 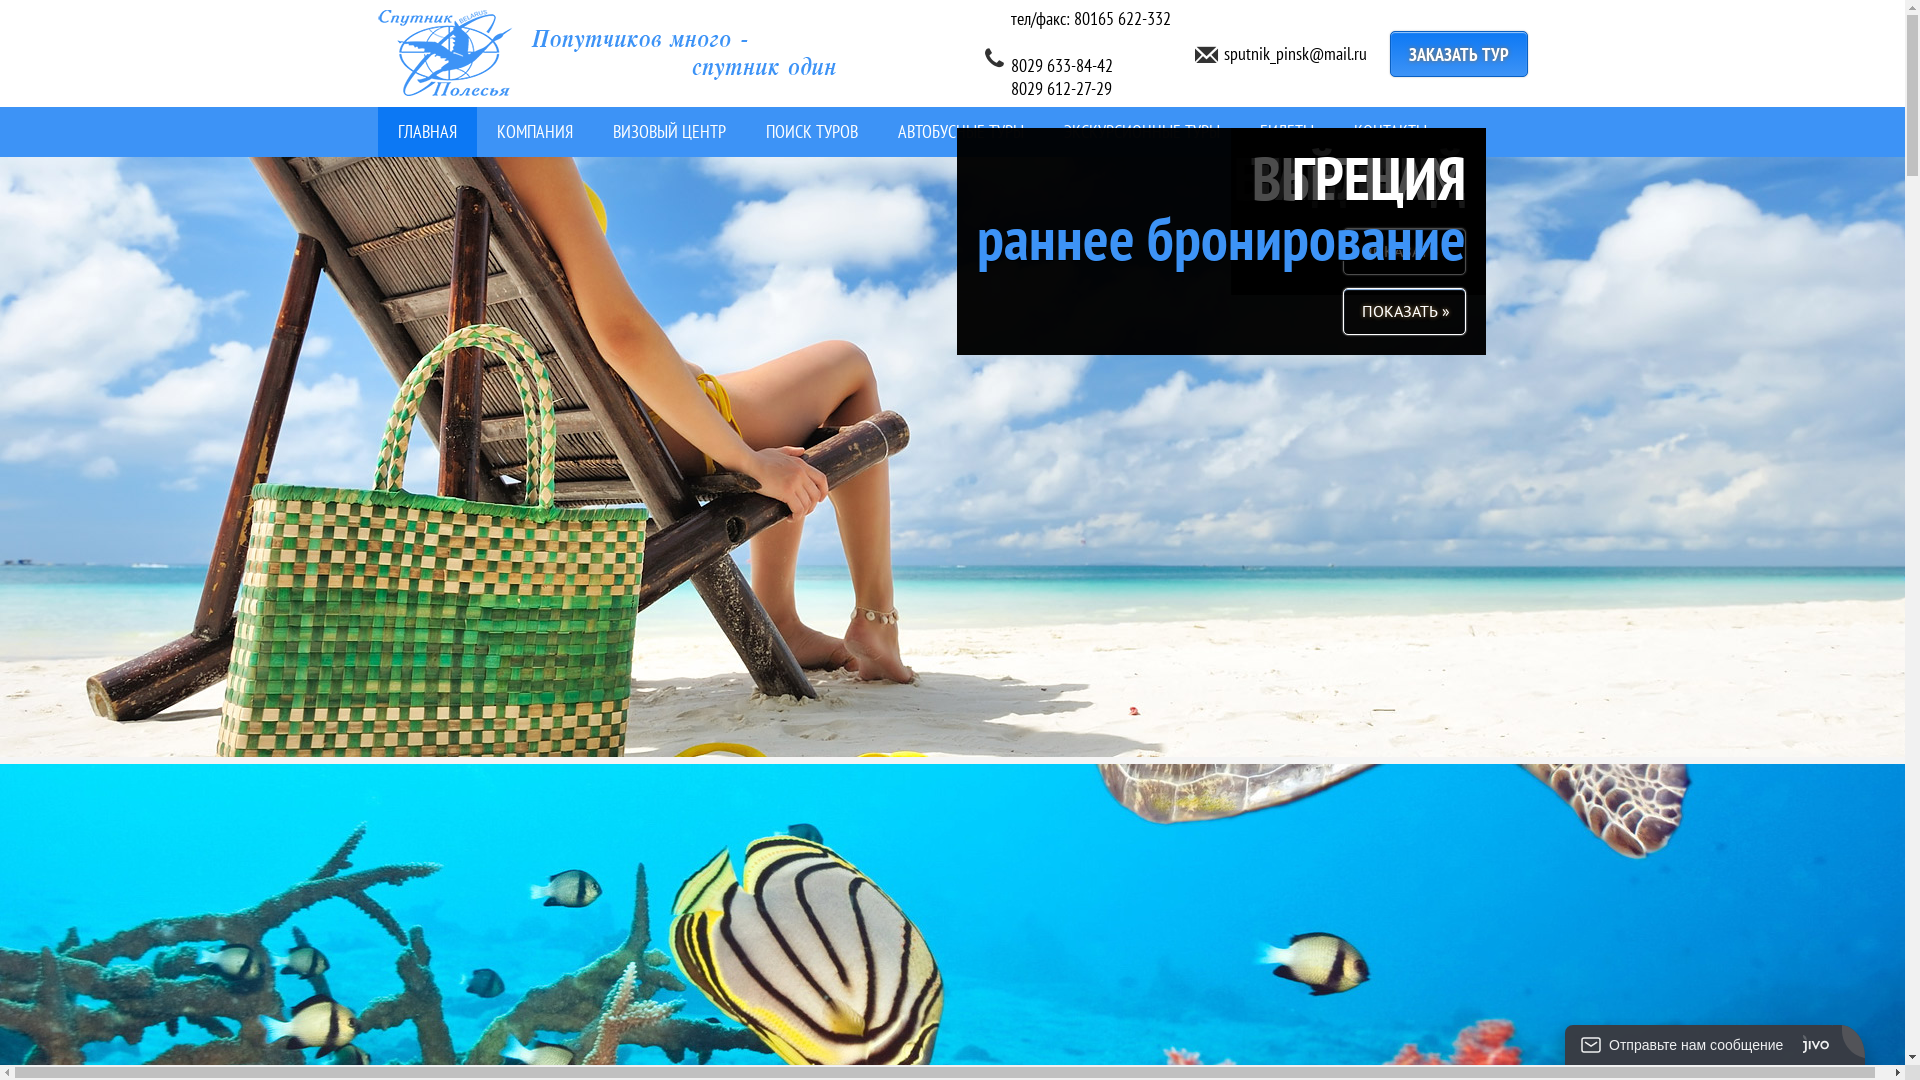 I want to click on 'sputnik_pinsk@mail.ru', so click(x=1295, y=52).